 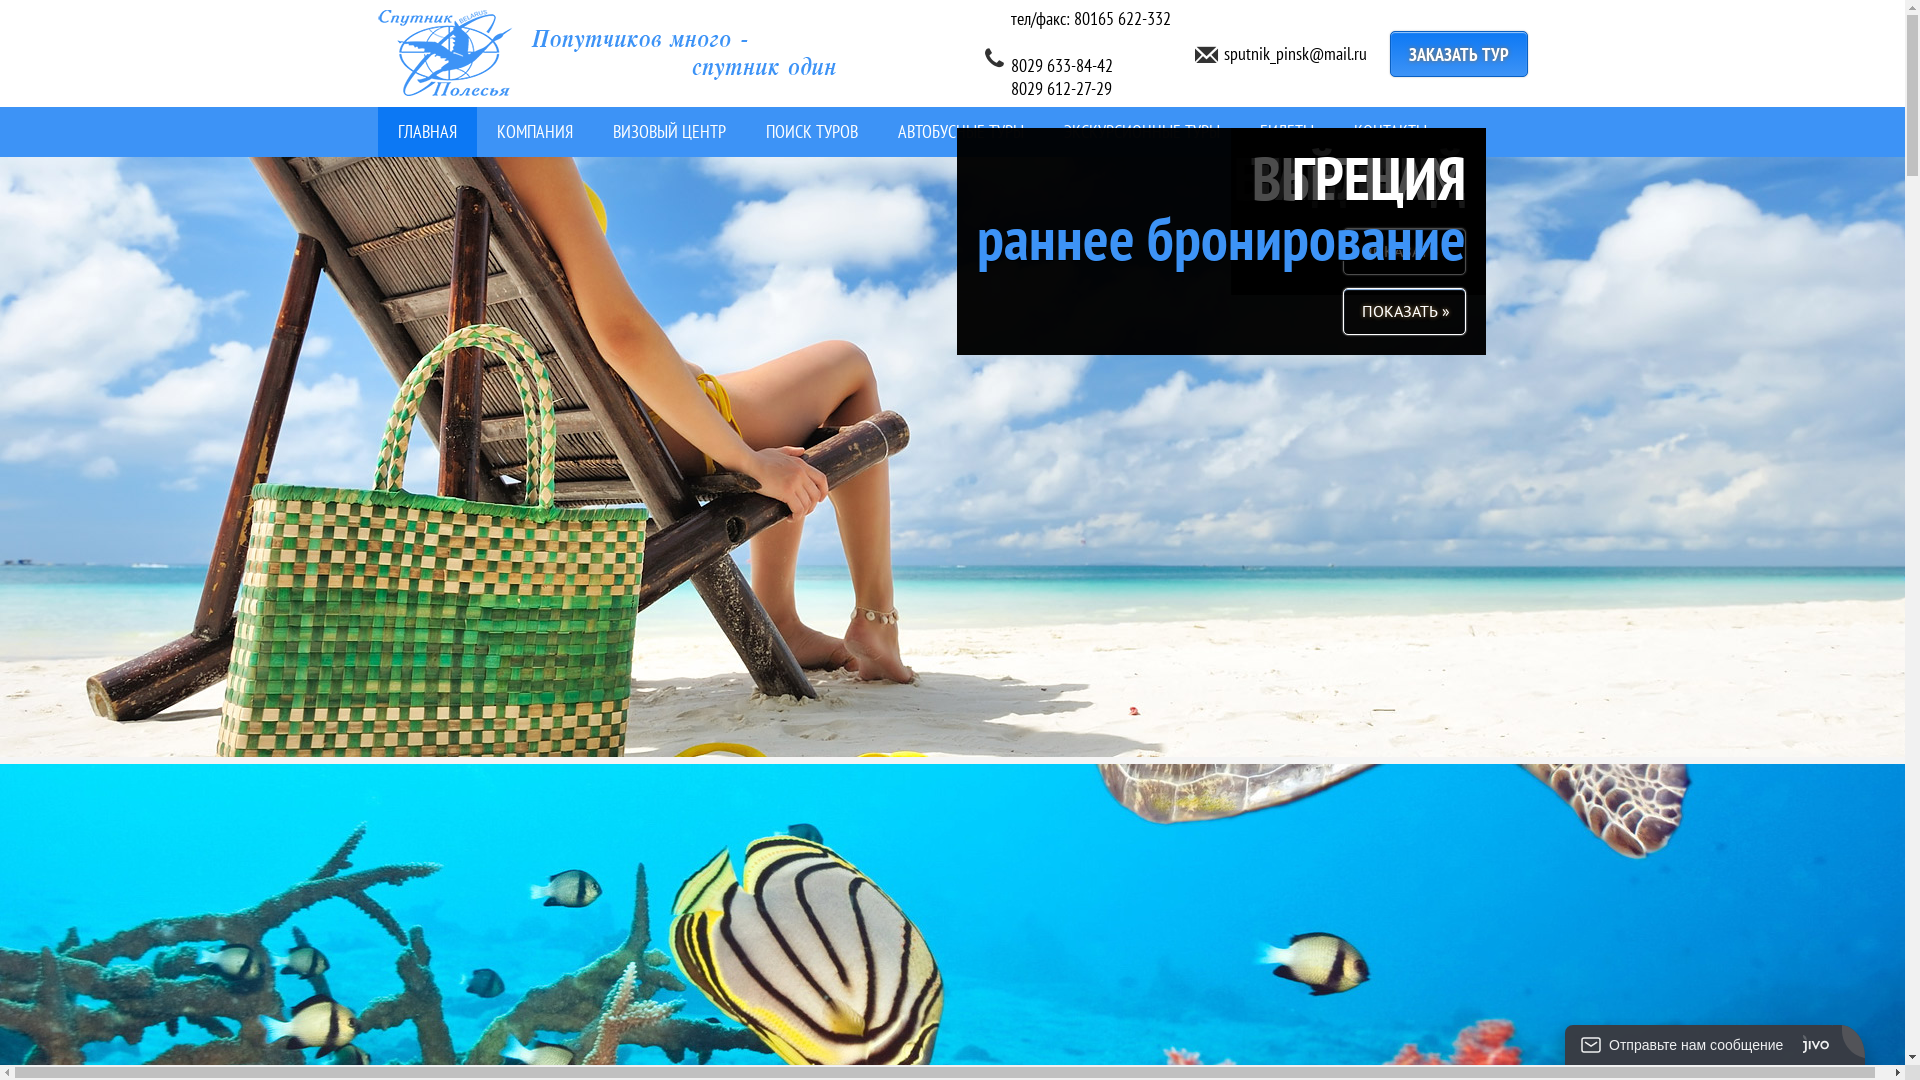 I want to click on 'sputnik_pinsk@mail.ru', so click(x=1295, y=52).